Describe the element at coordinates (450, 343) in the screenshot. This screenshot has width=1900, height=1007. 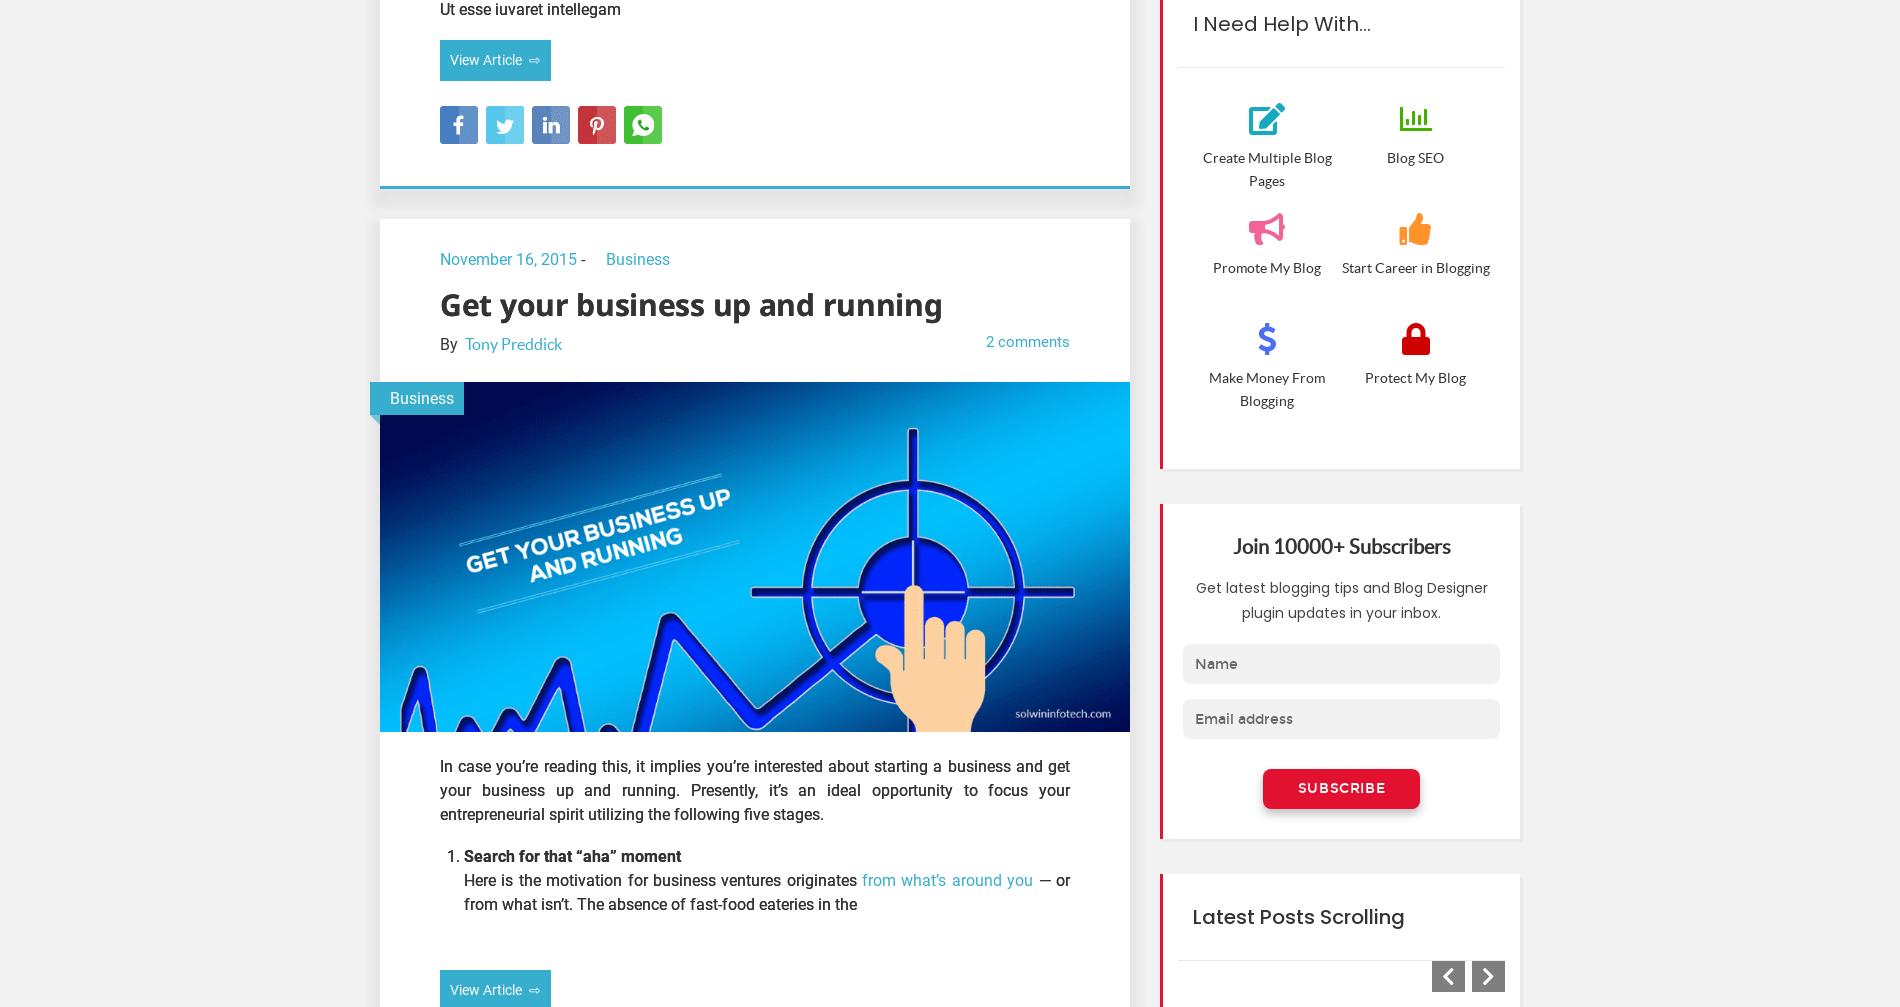
I see `'By'` at that location.